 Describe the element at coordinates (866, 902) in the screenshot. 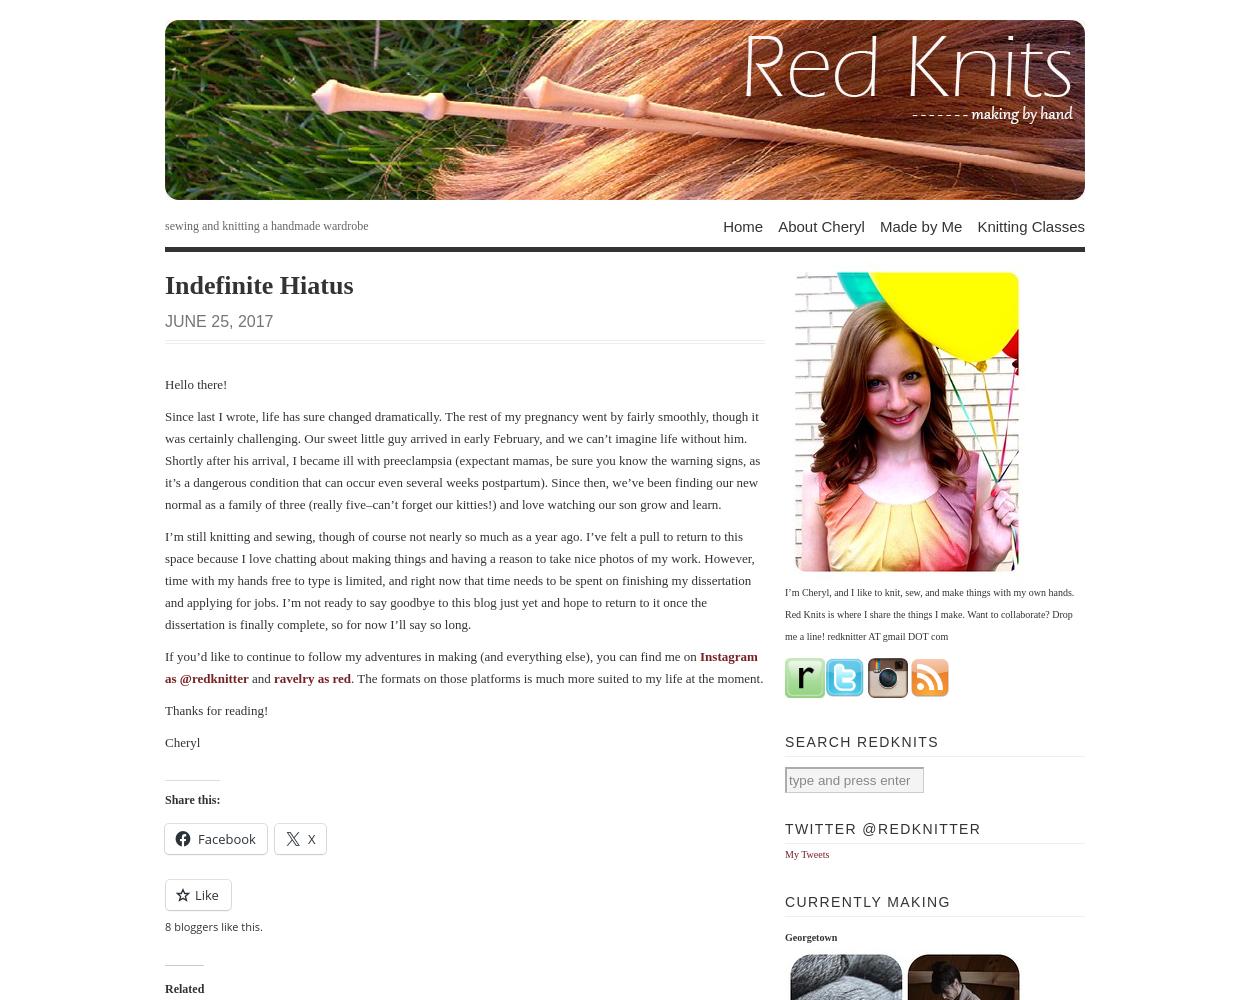

I see `'Currently Making'` at that location.